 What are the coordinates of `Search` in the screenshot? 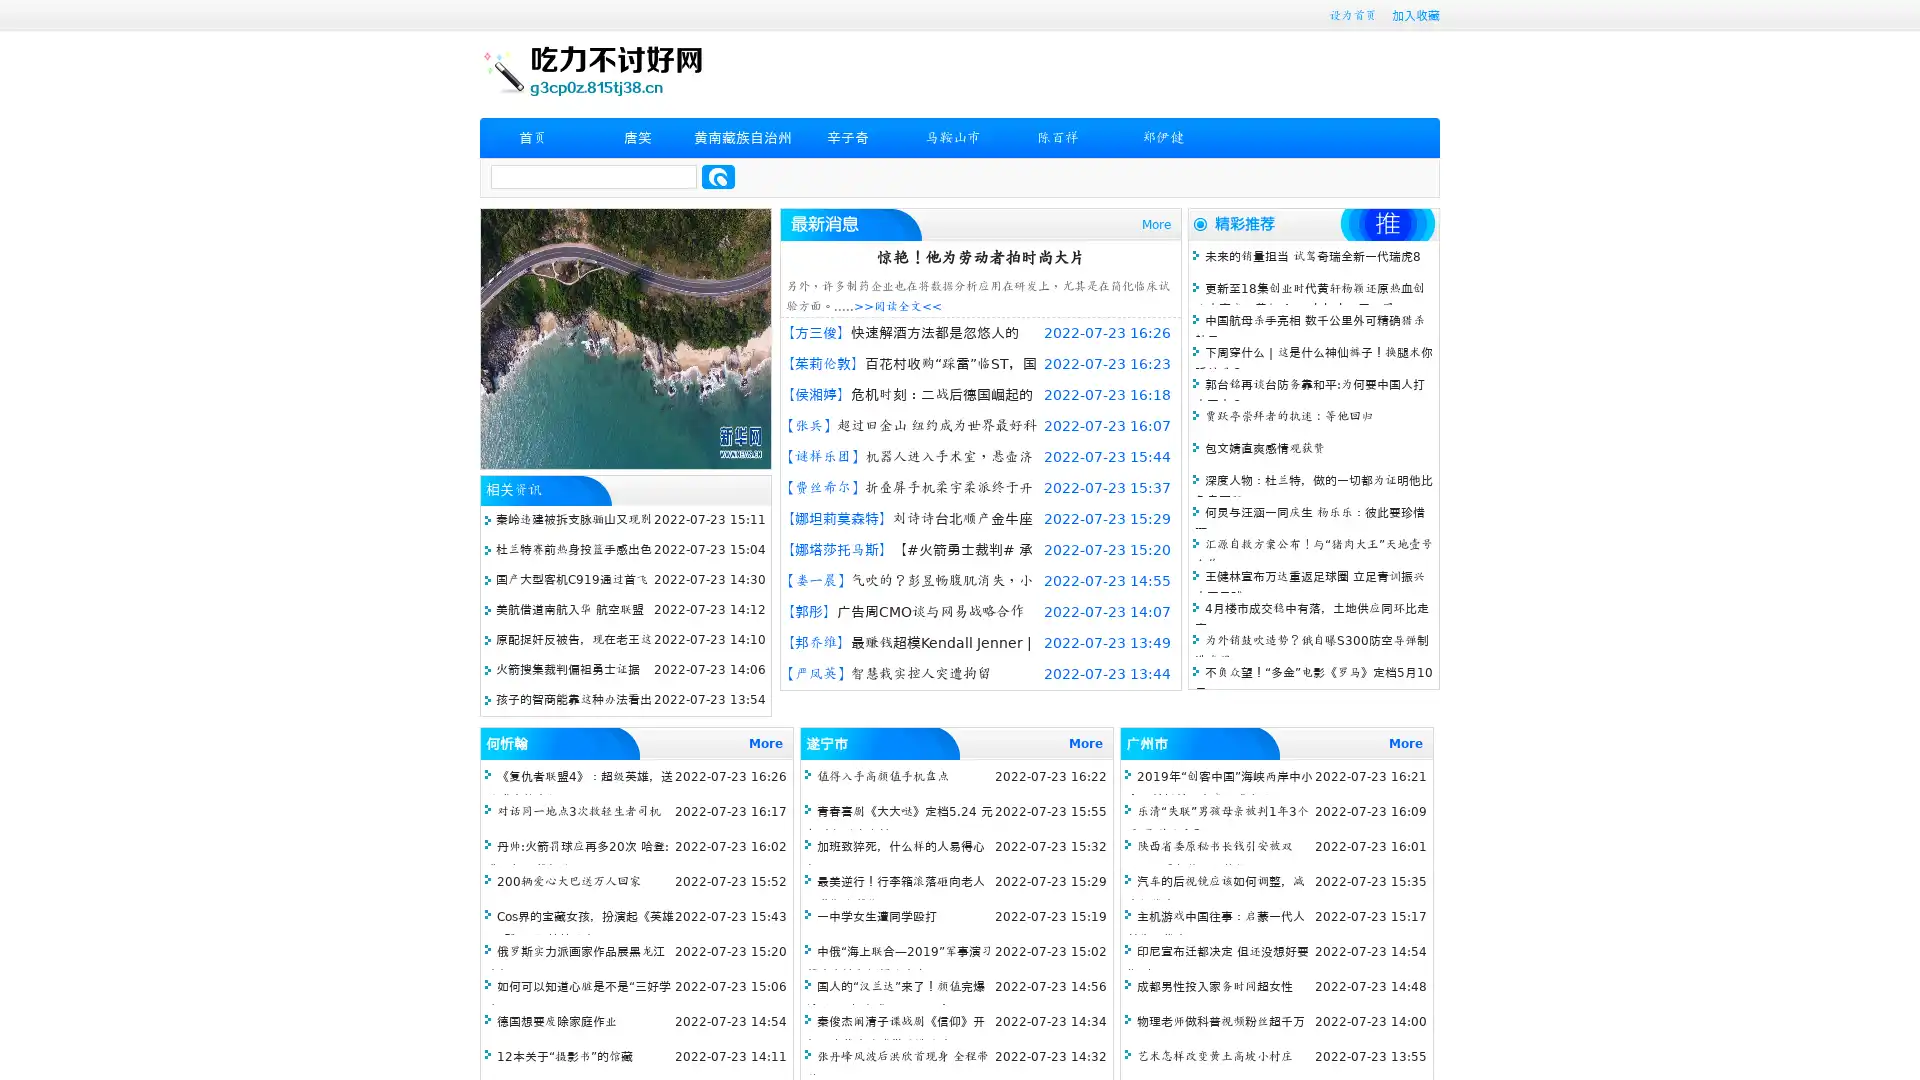 It's located at (718, 176).